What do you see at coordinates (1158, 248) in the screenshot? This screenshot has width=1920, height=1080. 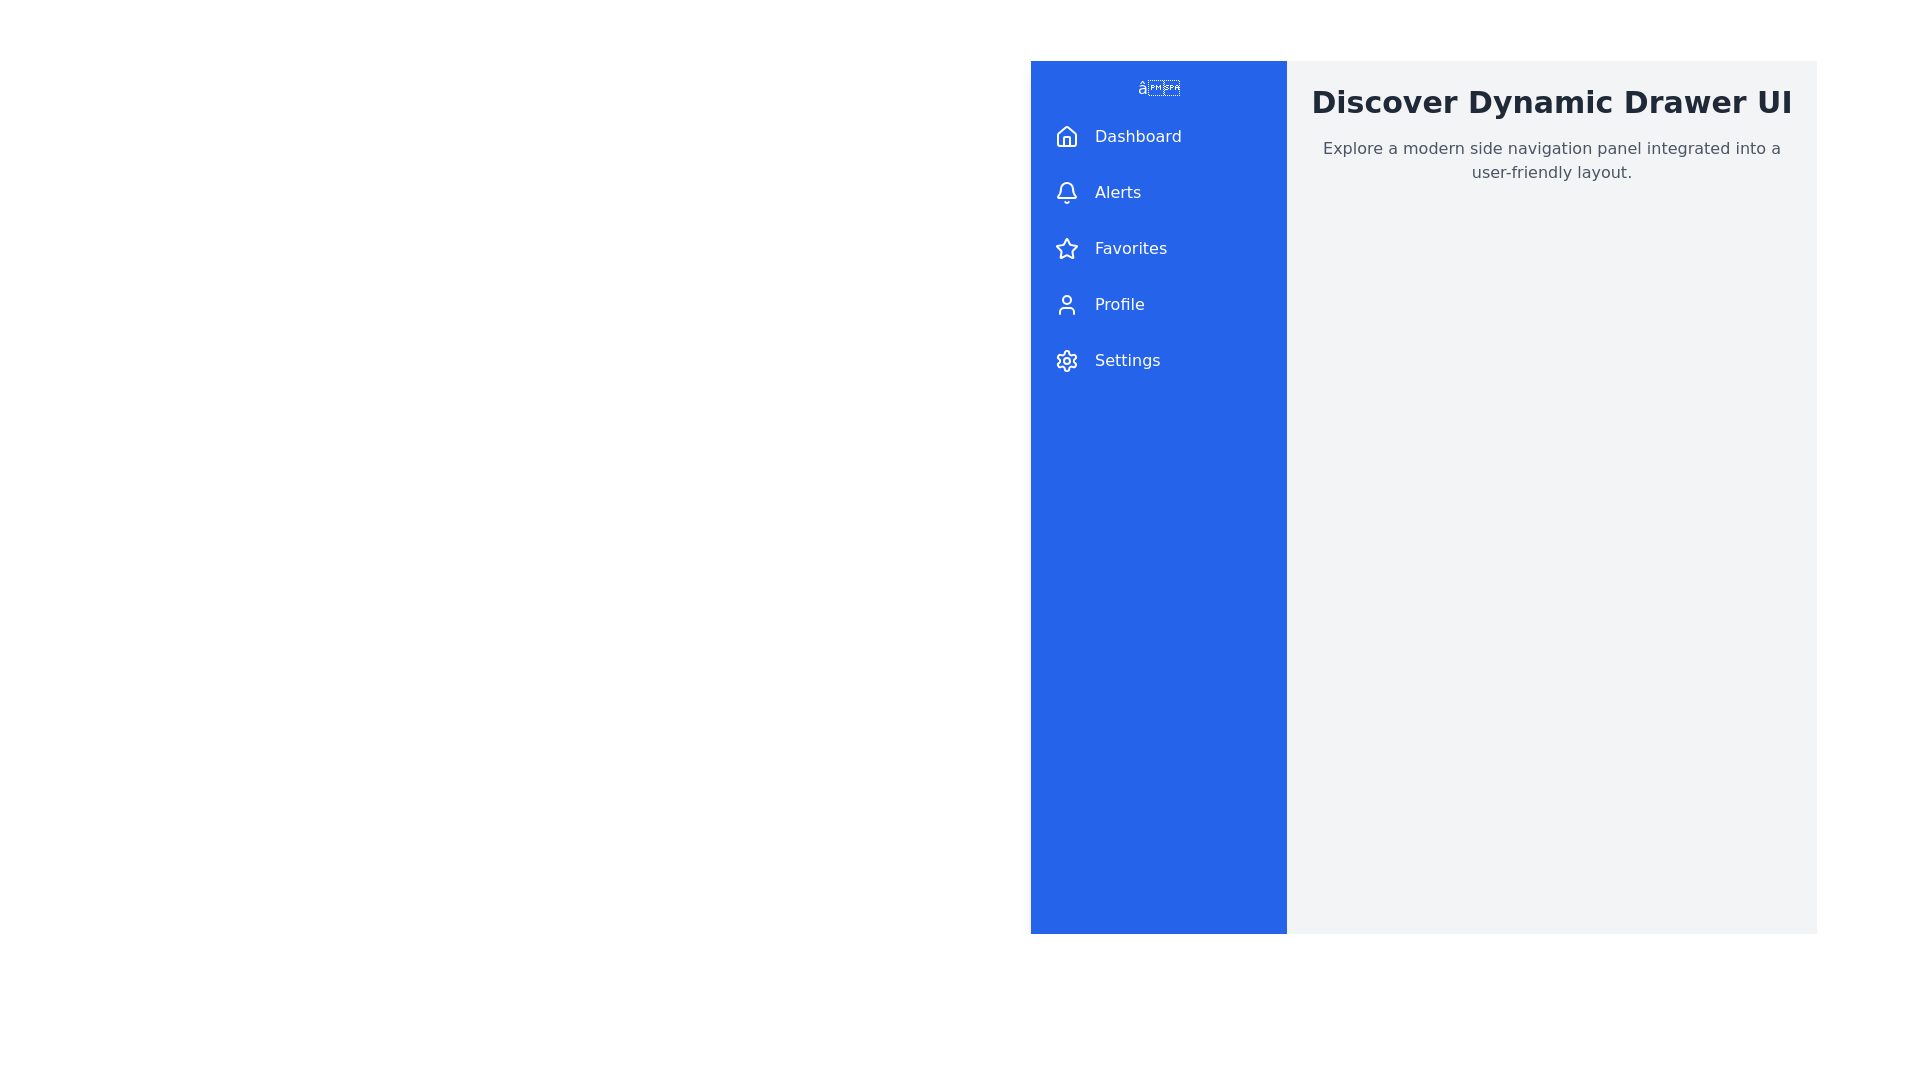 I see `the 'Favorites' button in the vertical navigation sidebar with a star-shaped icon and white text on a blue background to indicate selection` at bounding box center [1158, 248].